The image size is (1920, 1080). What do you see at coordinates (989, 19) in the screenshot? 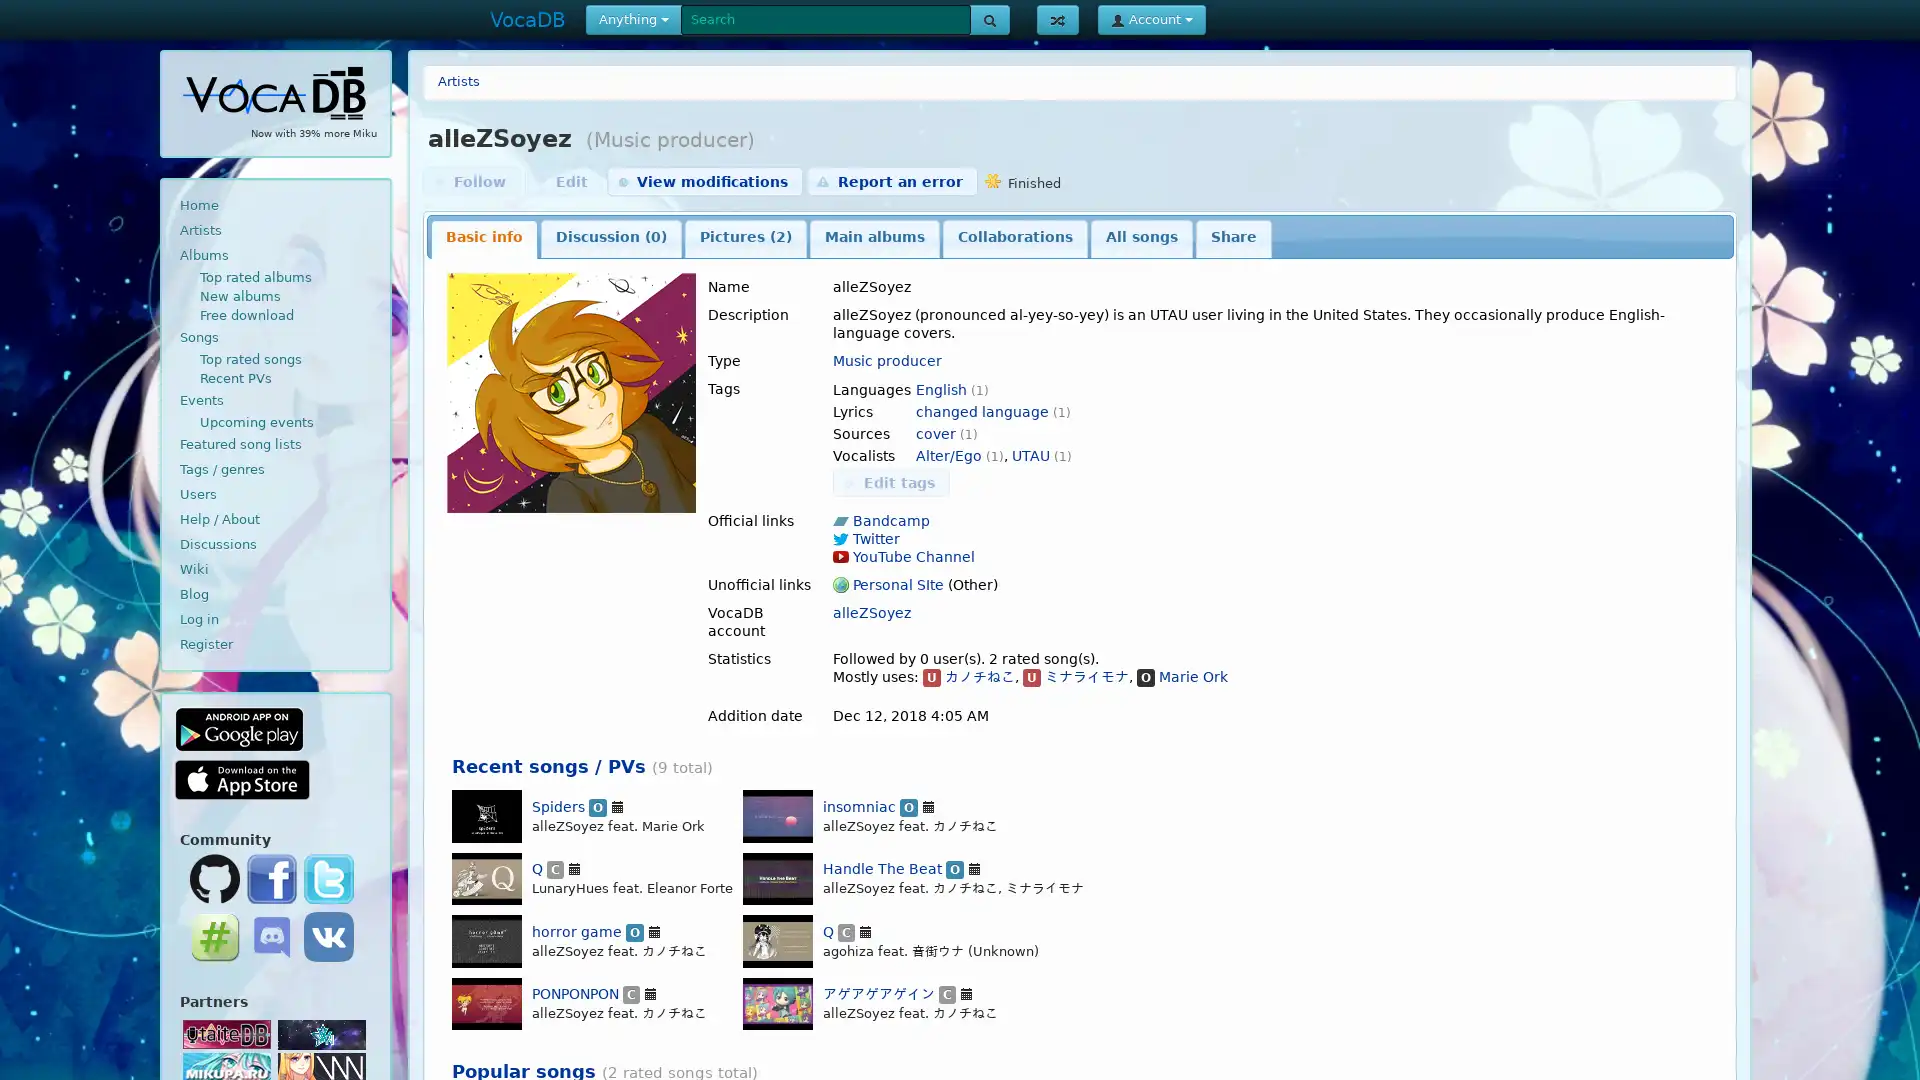
I see `Search` at bounding box center [989, 19].